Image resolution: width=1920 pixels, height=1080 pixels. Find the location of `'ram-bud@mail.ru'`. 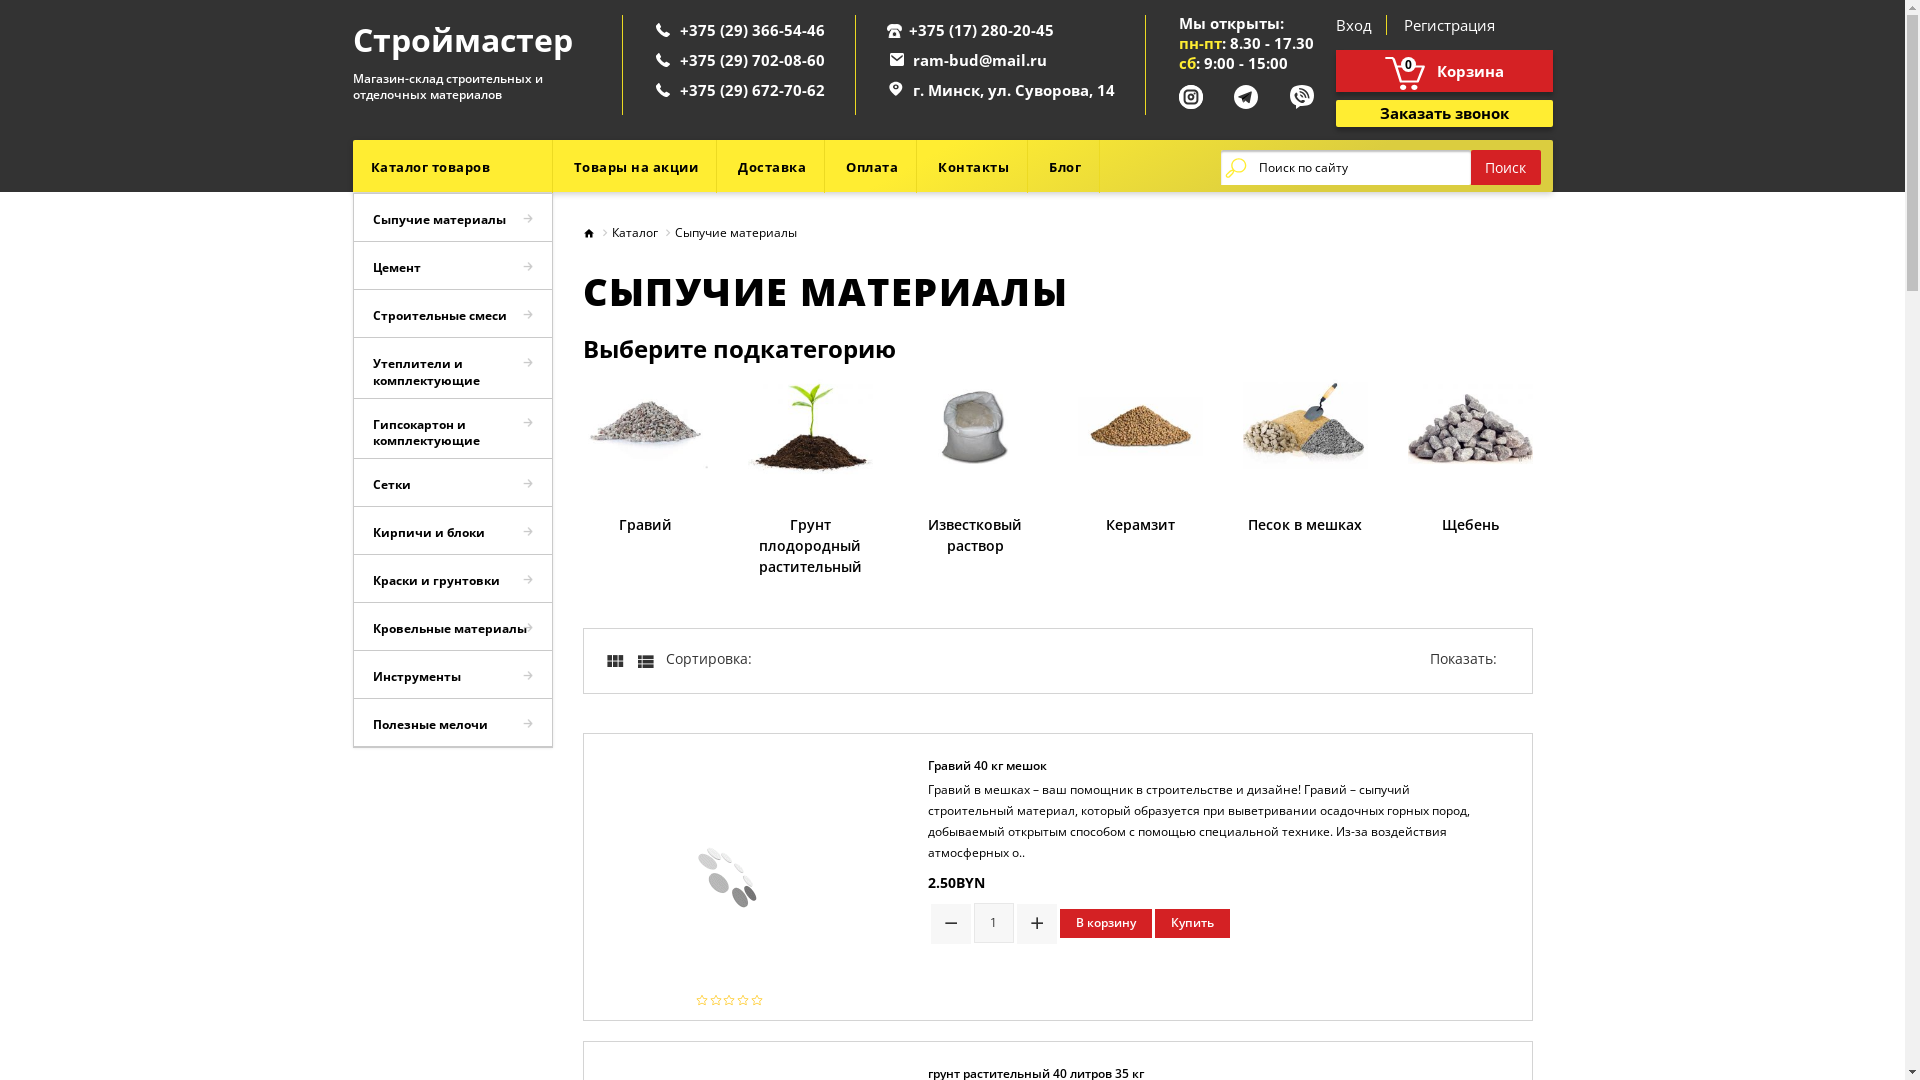

'ram-bud@mail.ru' is located at coordinates (979, 59).